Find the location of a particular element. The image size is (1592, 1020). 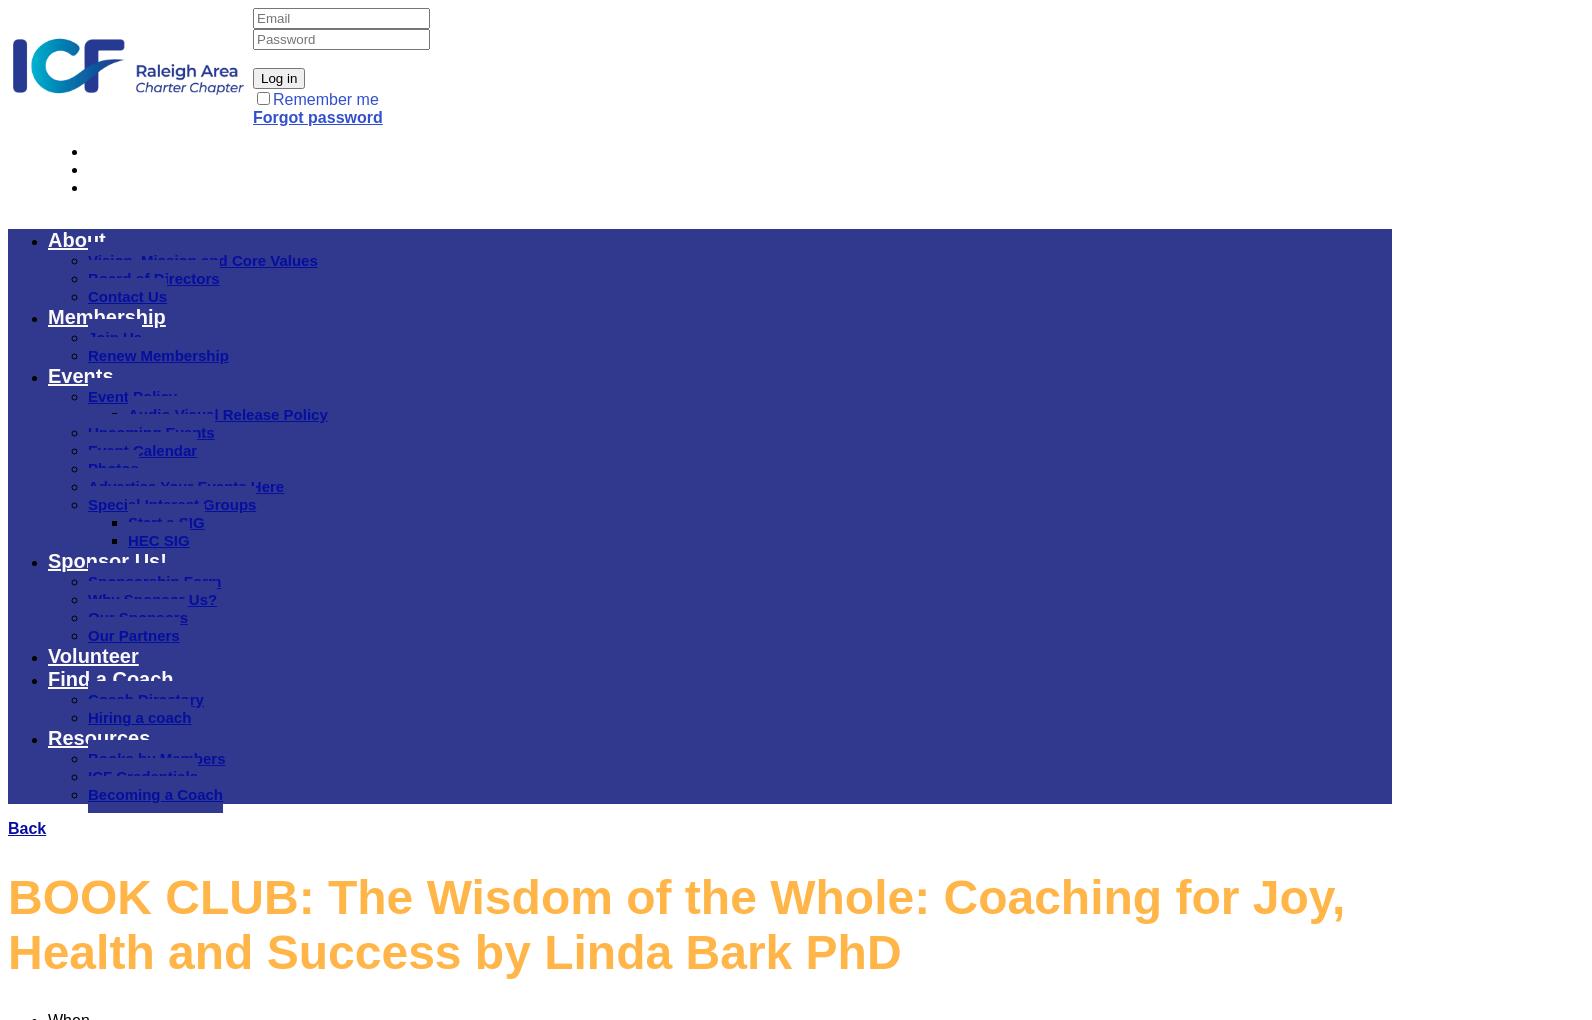

'Back' is located at coordinates (27, 828).